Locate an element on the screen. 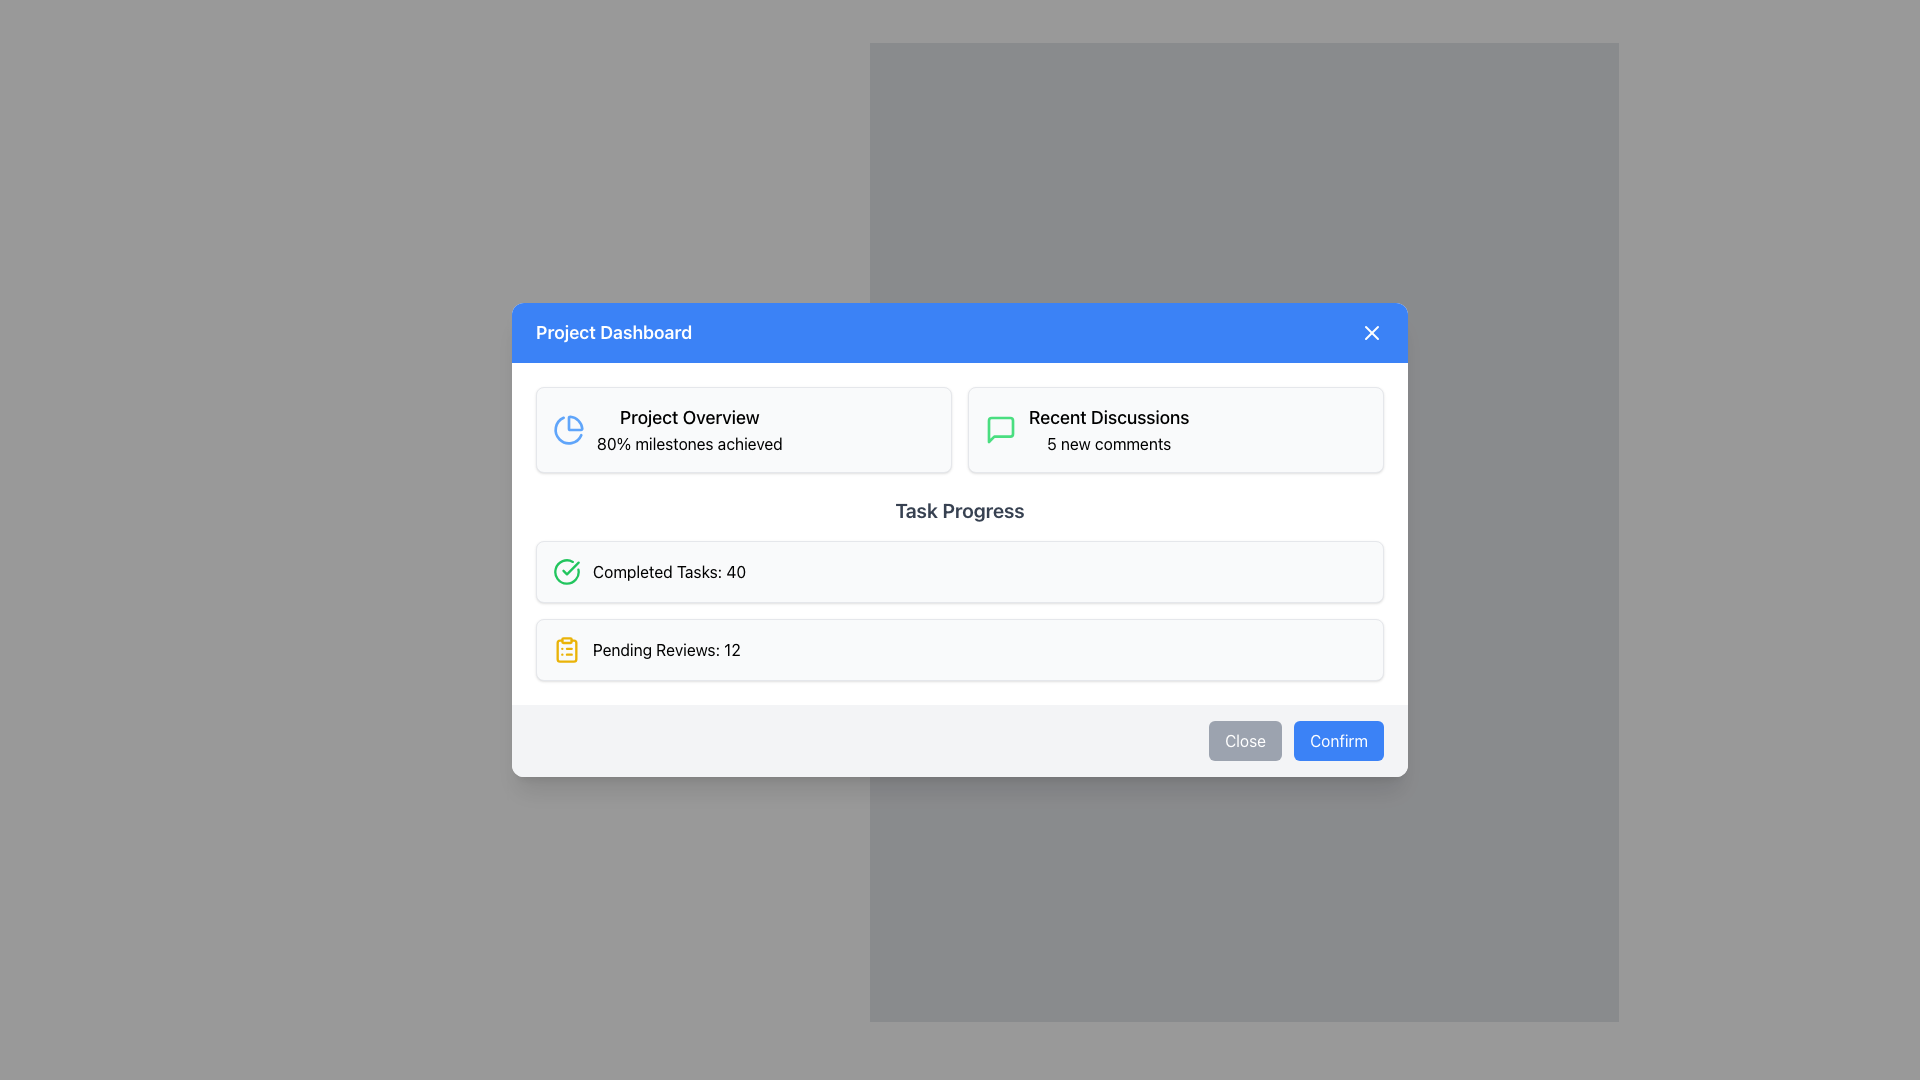 The image size is (1920, 1080). the text label displaying '80% milestones achieved', which is located below the 'Project Overview' heading in the left side of the modal window is located at coordinates (689, 442).